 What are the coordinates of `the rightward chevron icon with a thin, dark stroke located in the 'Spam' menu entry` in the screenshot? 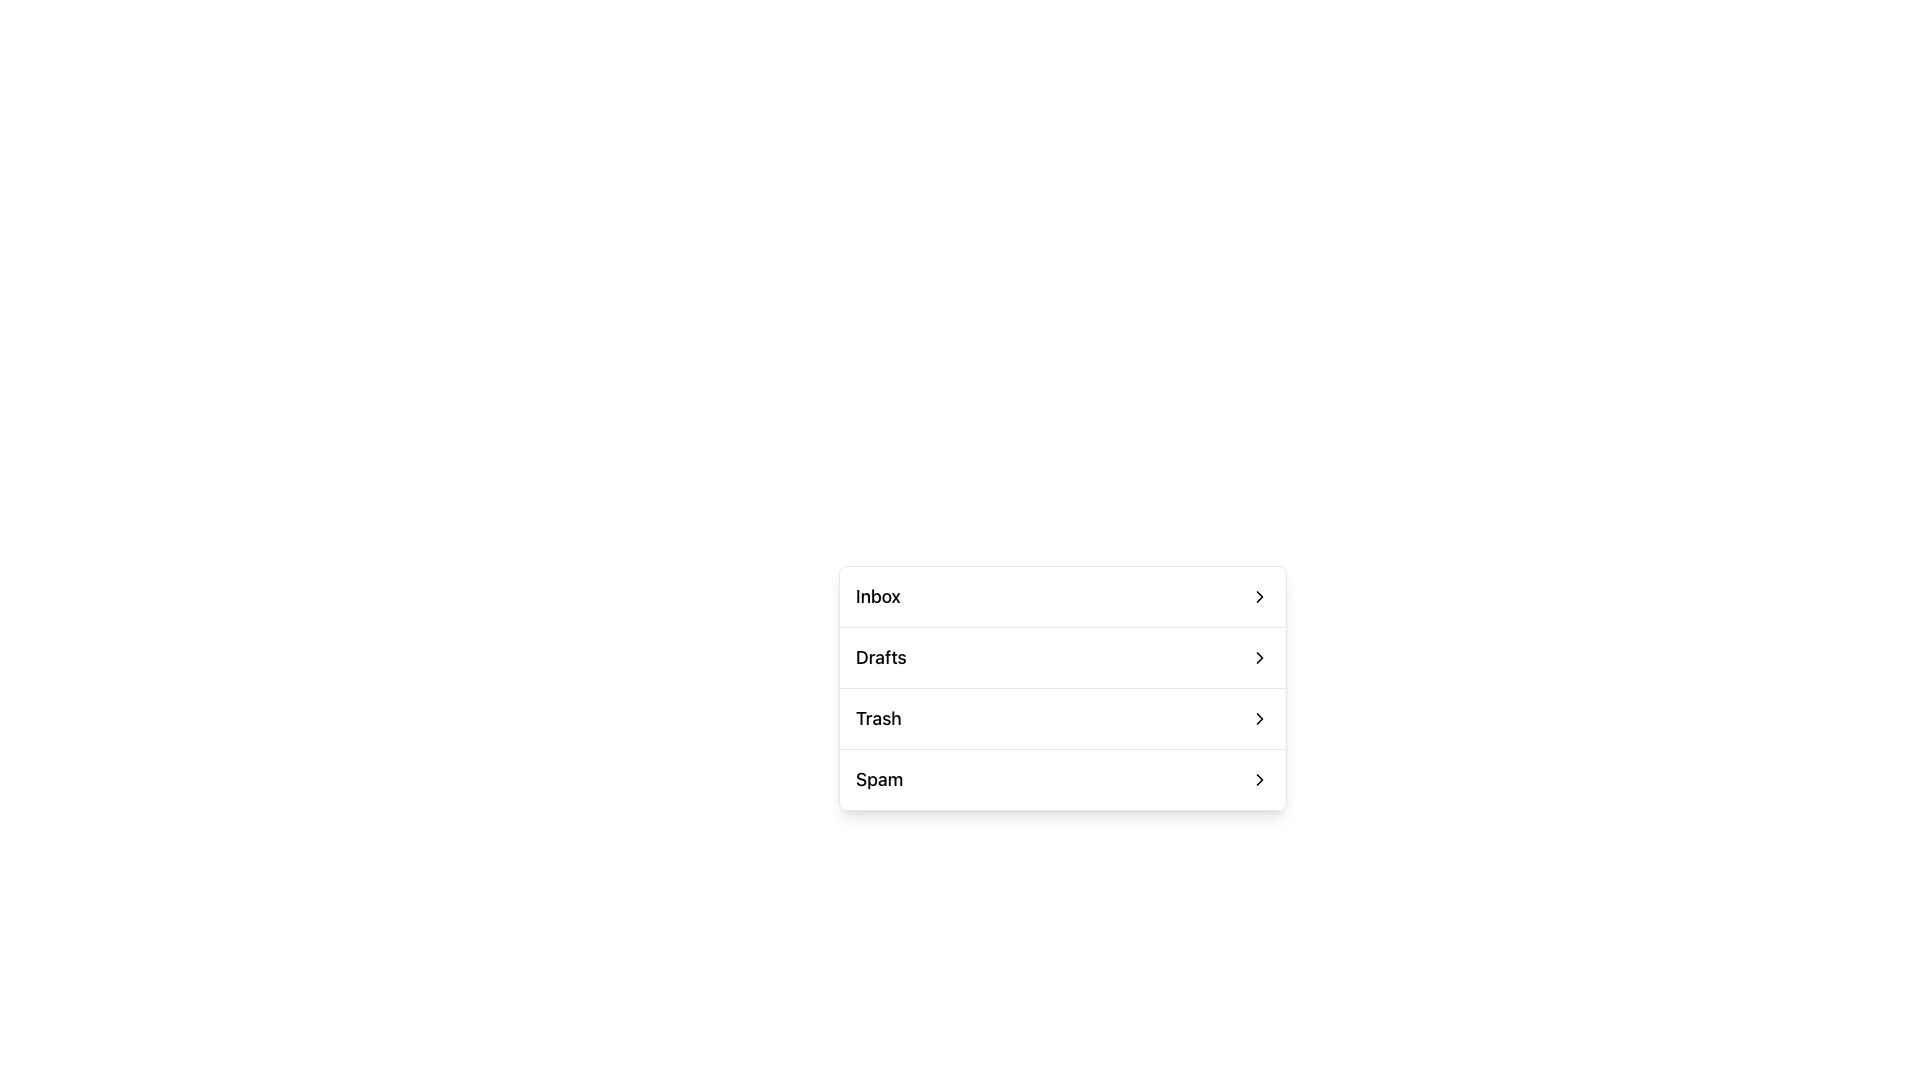 It's located at (1258, 778).